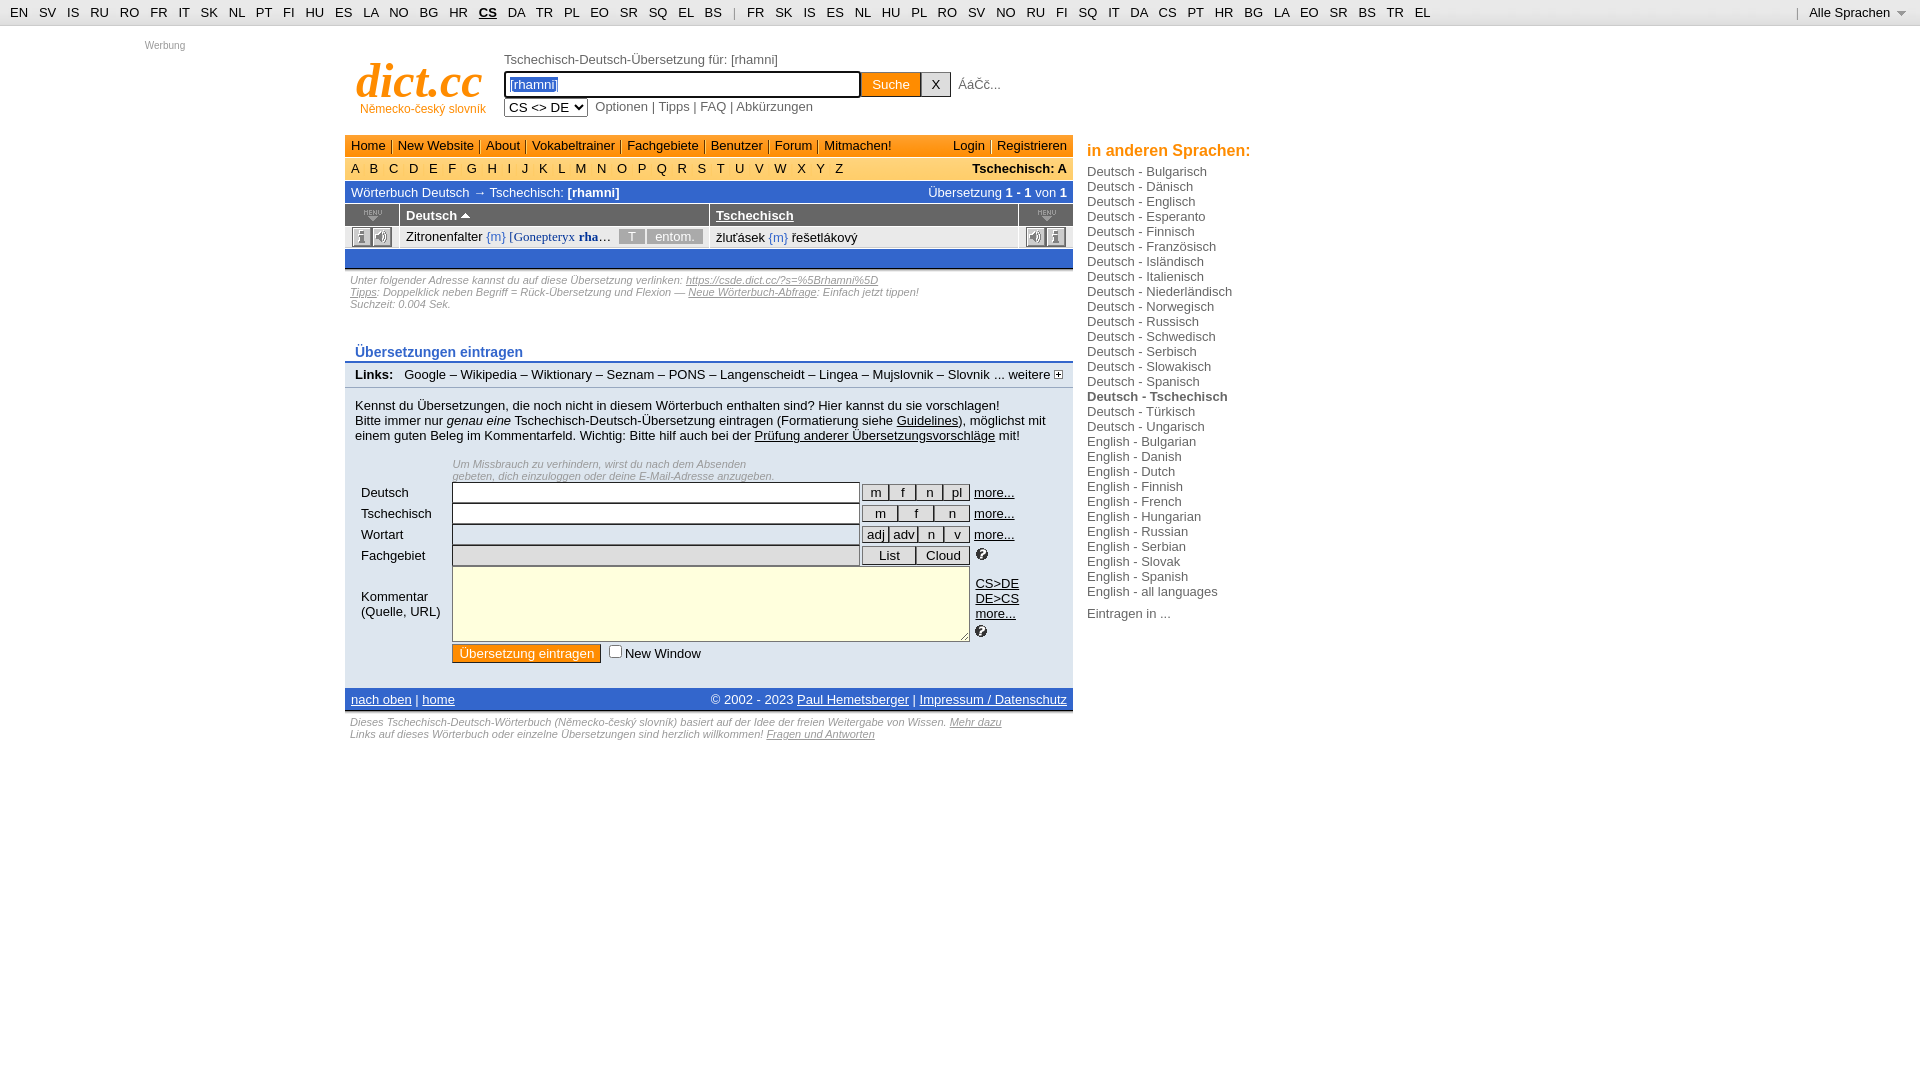 Image resolution: width=1920 pixels, height=1080 pixels. What do you see at coordinates (1028, 374) in the screenshot?
I see `'... weitere'` at bounding box center [1028, 374].